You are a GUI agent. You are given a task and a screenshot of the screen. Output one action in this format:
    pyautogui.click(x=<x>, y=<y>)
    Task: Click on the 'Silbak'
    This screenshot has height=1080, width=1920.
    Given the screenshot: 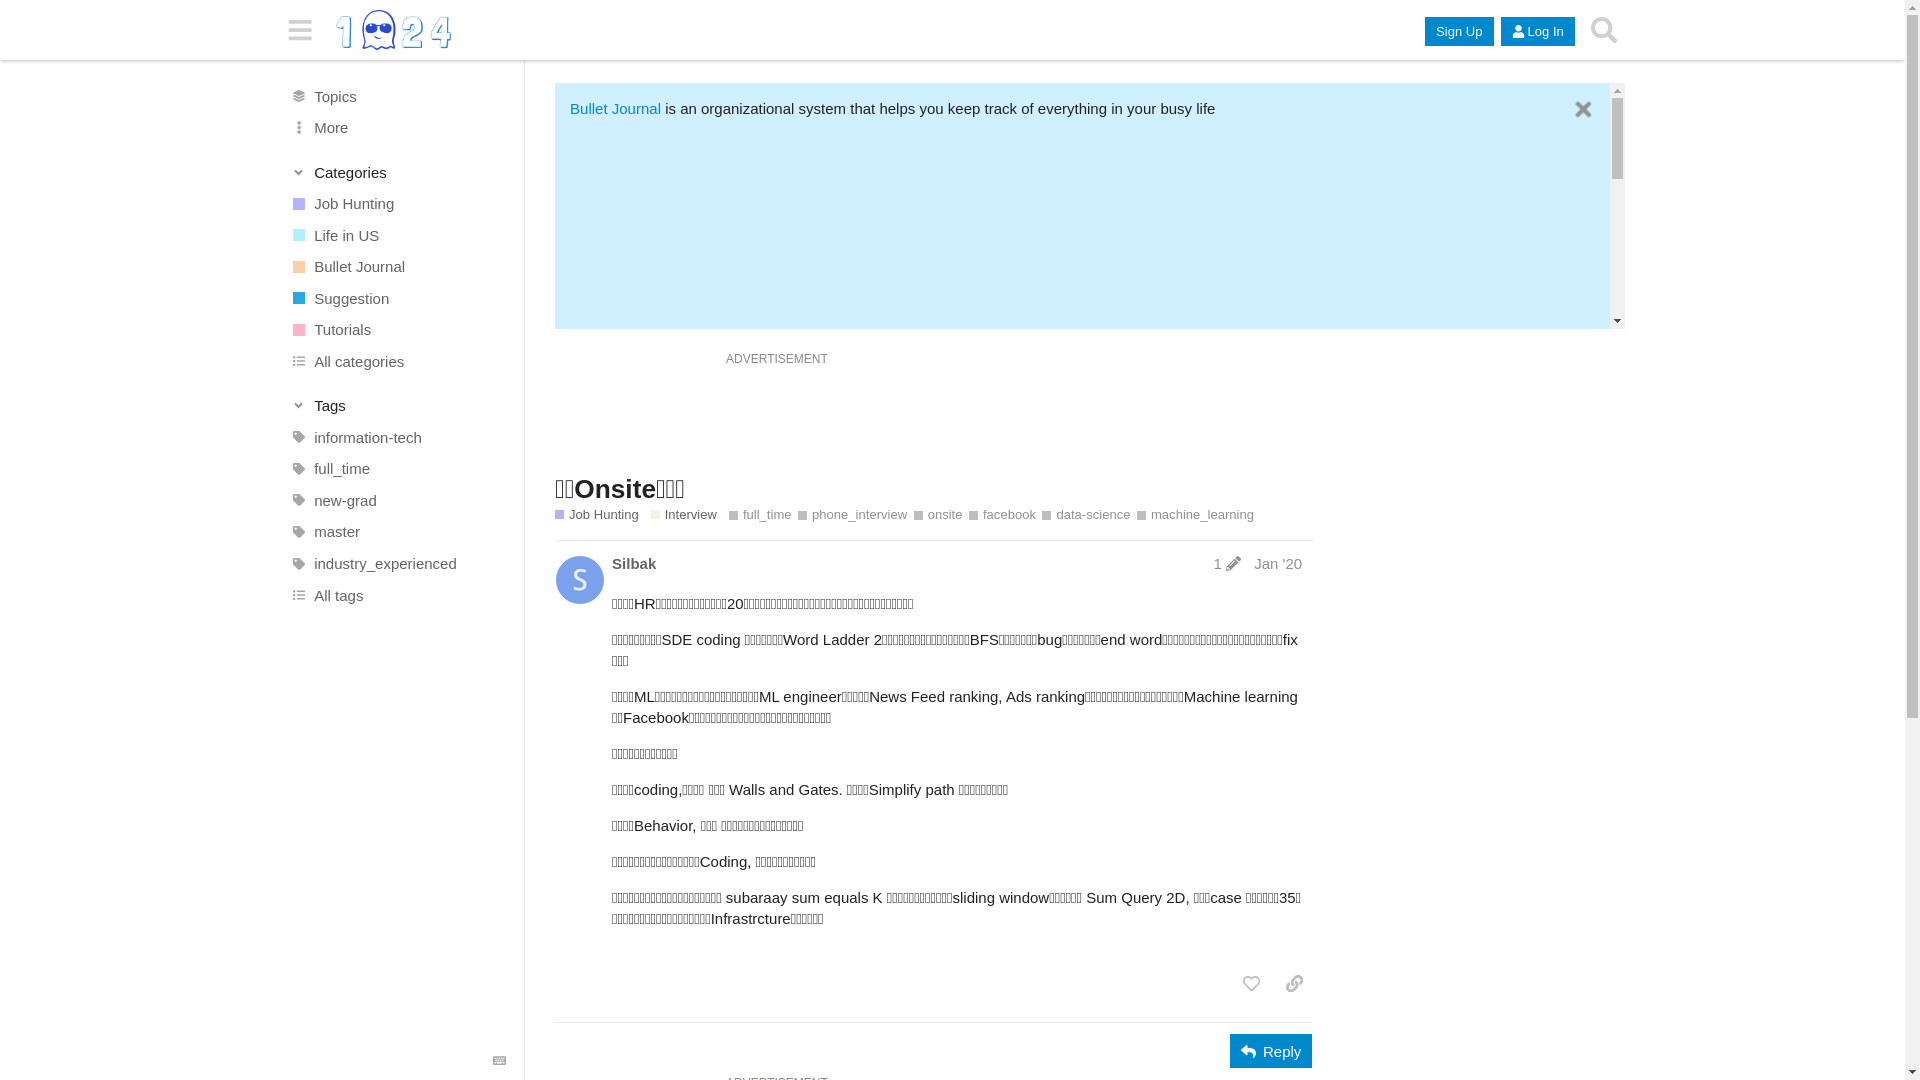 What is the action you would take?
    pyautogui.click(x=632, y=563)
    